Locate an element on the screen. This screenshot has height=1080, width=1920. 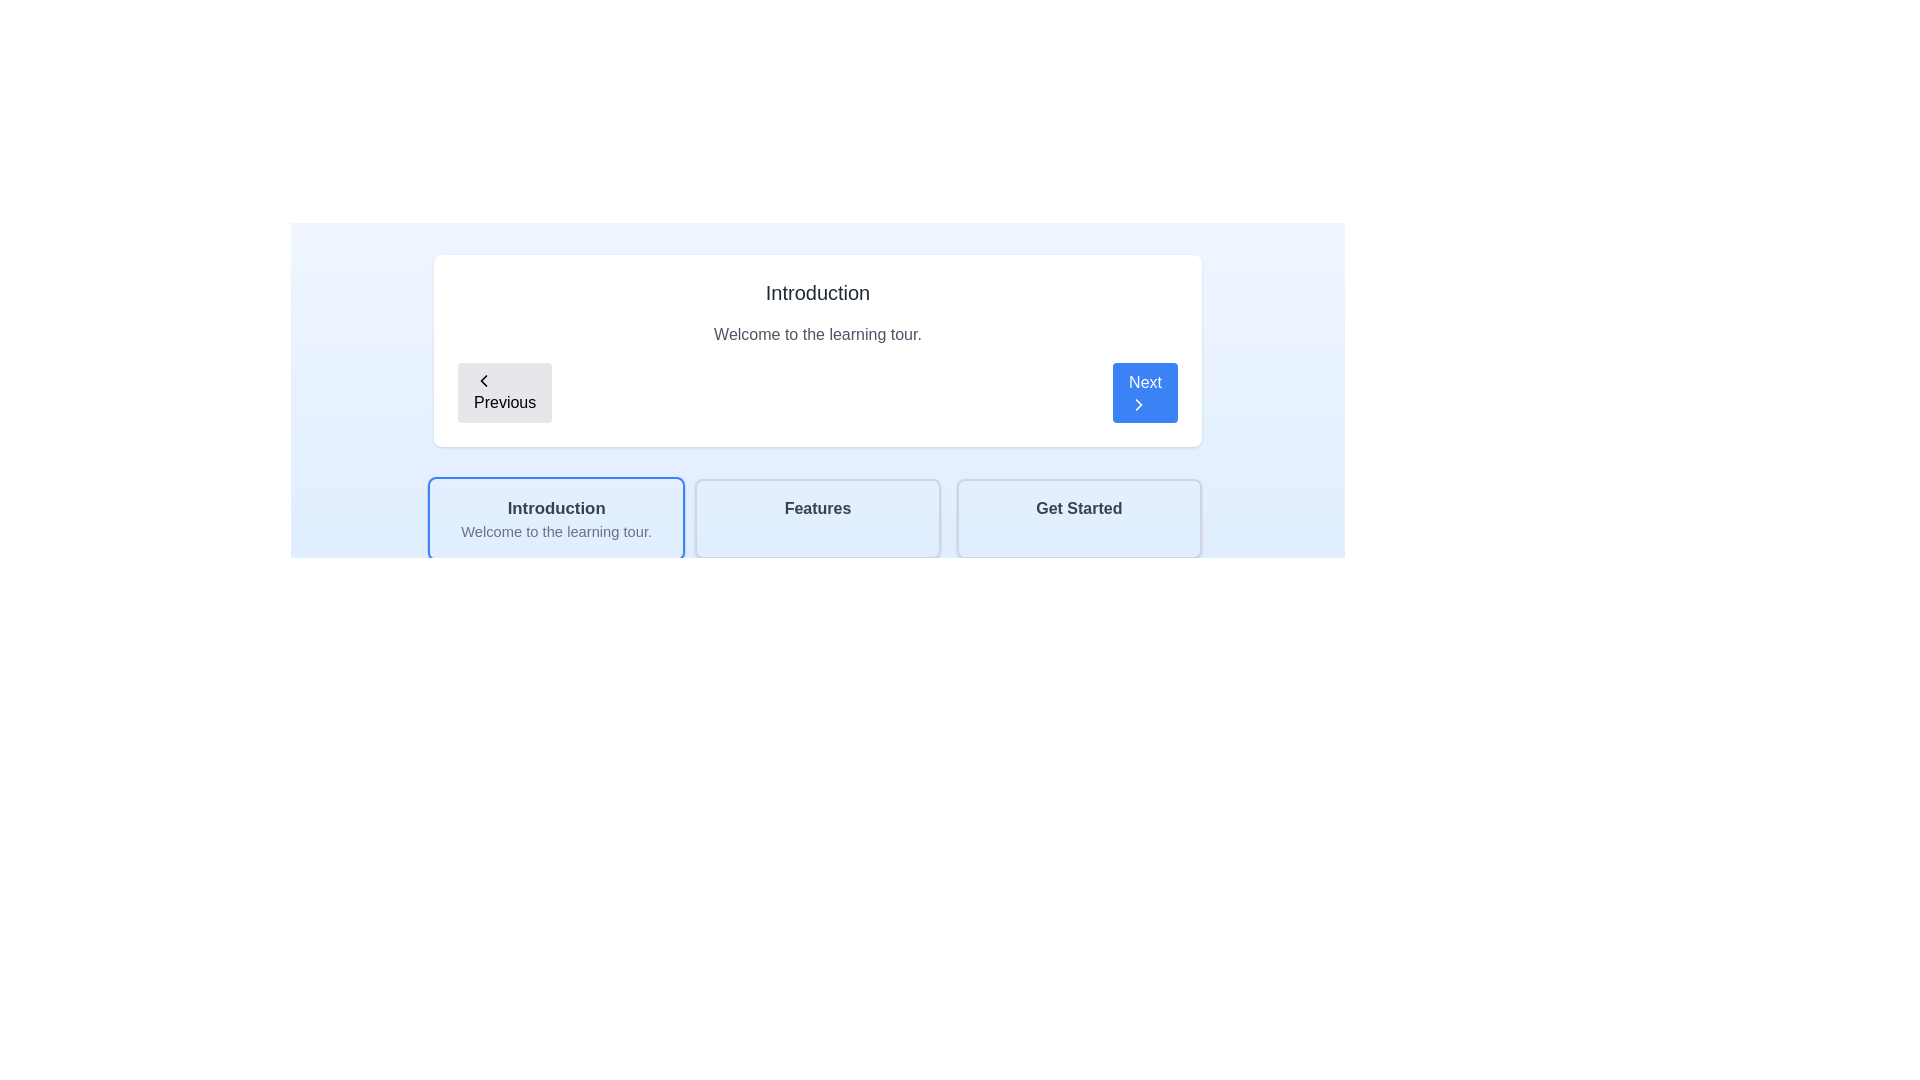
the 'Next' button located in the bottom-right area of the central card to proceed to the next step is located at coordinates (1145, 393).